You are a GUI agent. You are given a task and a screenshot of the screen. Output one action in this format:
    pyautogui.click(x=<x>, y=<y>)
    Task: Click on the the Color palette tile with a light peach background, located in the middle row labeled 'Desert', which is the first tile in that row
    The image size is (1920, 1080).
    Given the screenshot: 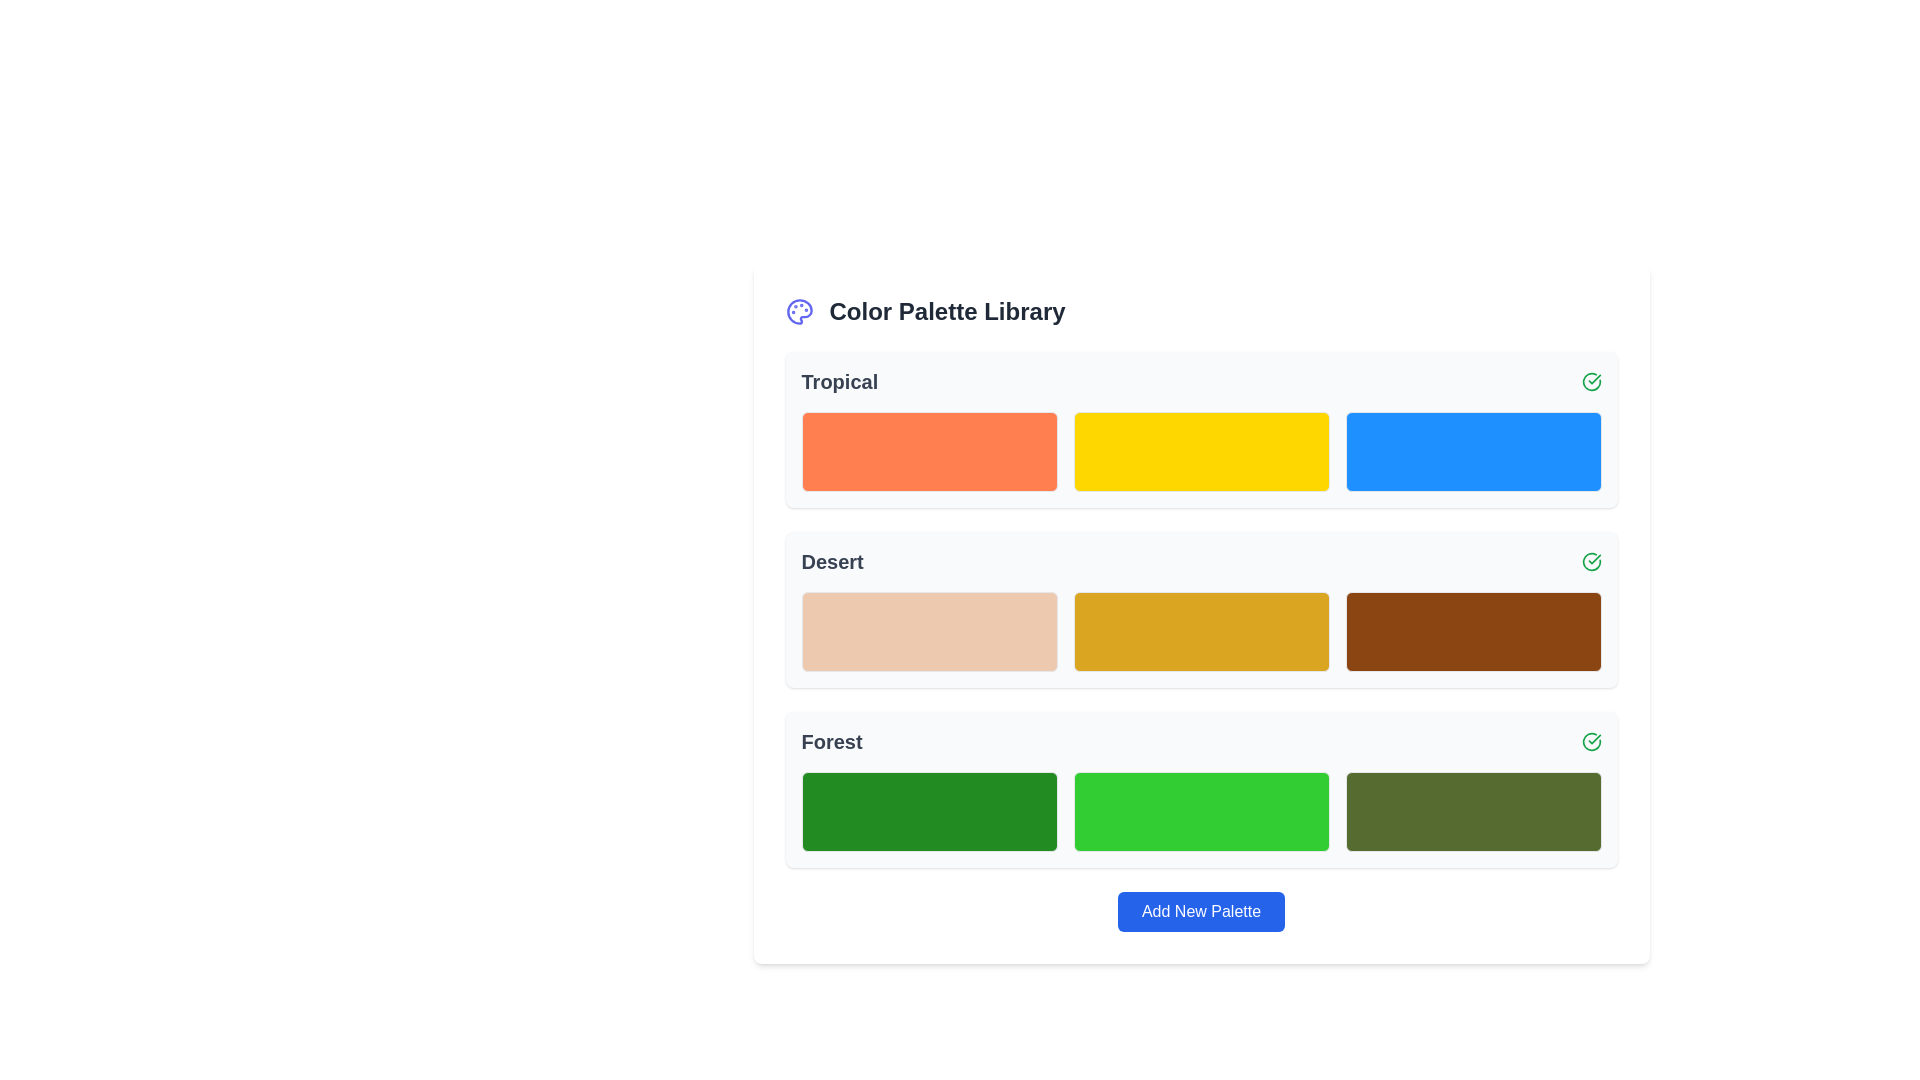 What is the action you would take?
    pyautogui.click(x=928, y=632)
    